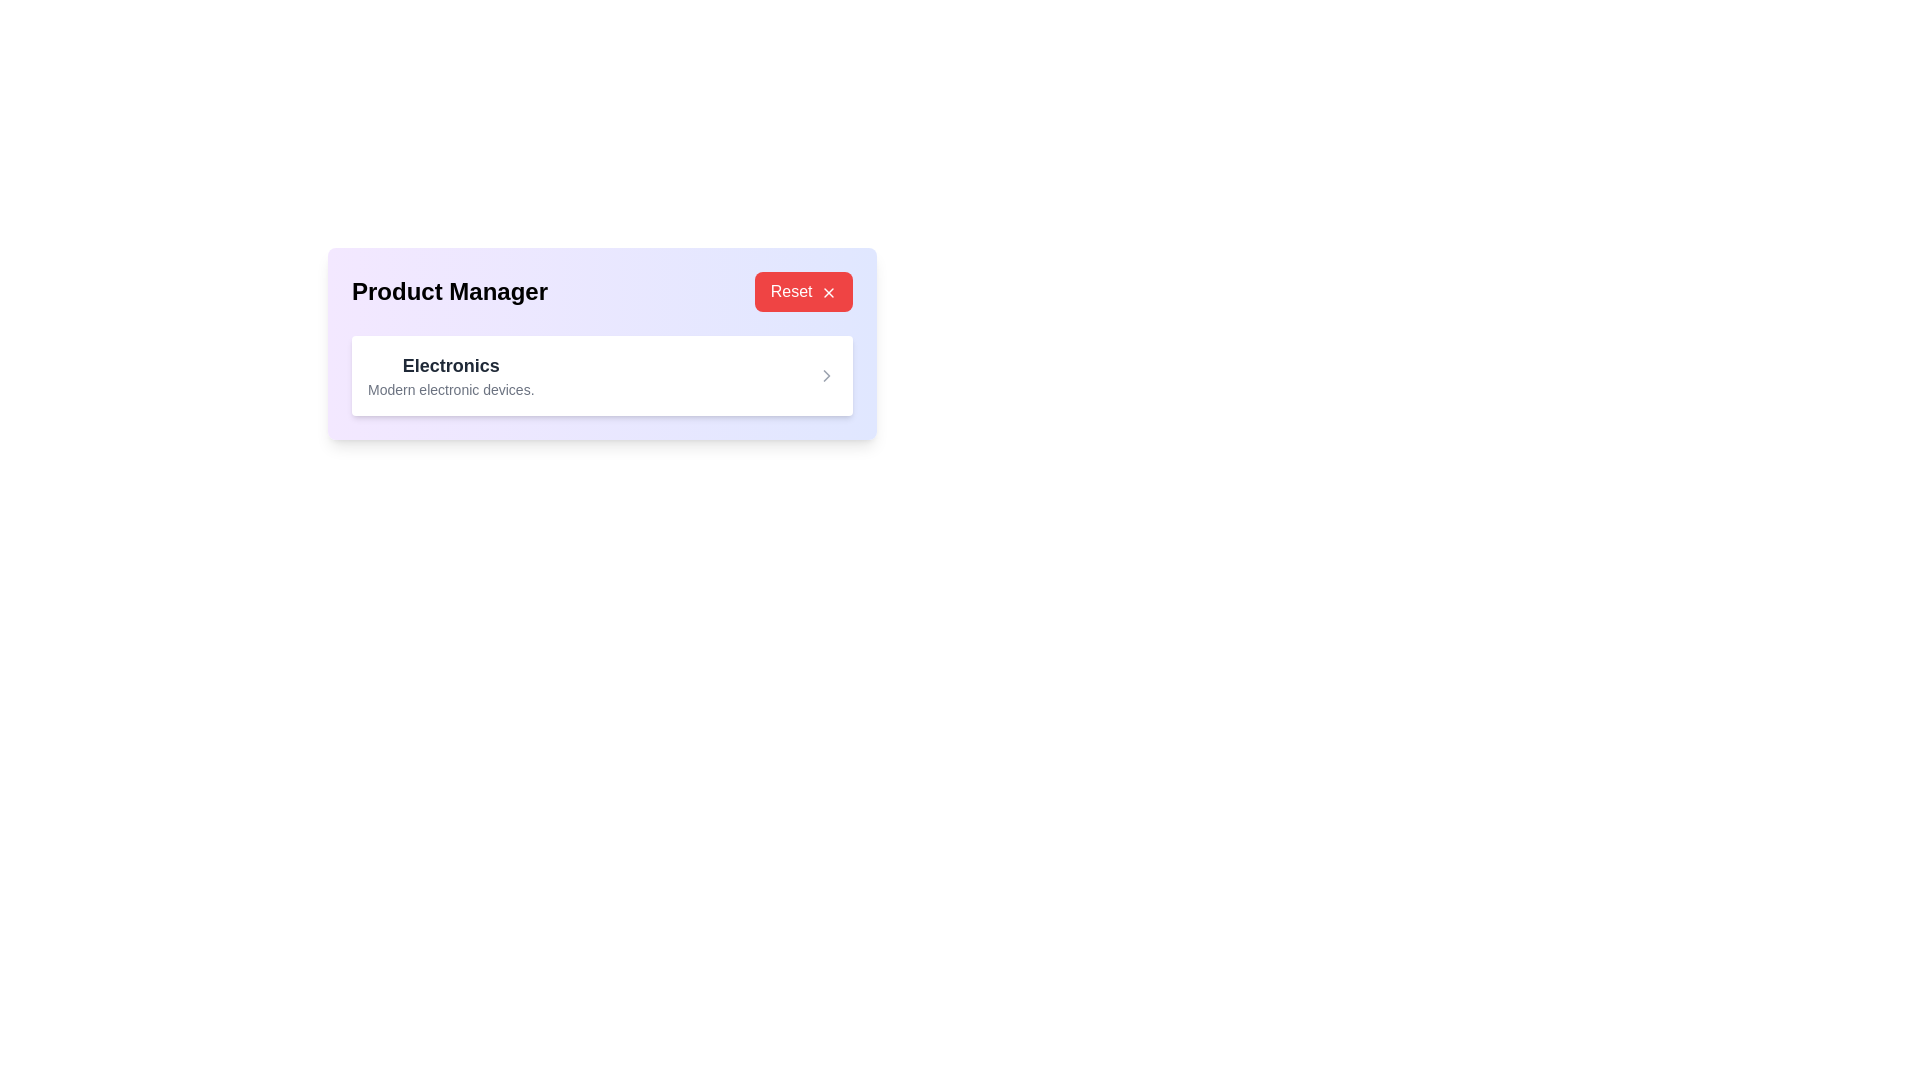  What do you see at coordinates (450, 366) in the screenshot?
I see `the text label 'Electronics' which is styled with a bold and larger font size, located in the top portion of a two-line display within the 'Product Manager' section` at bounding box center [450, 366].